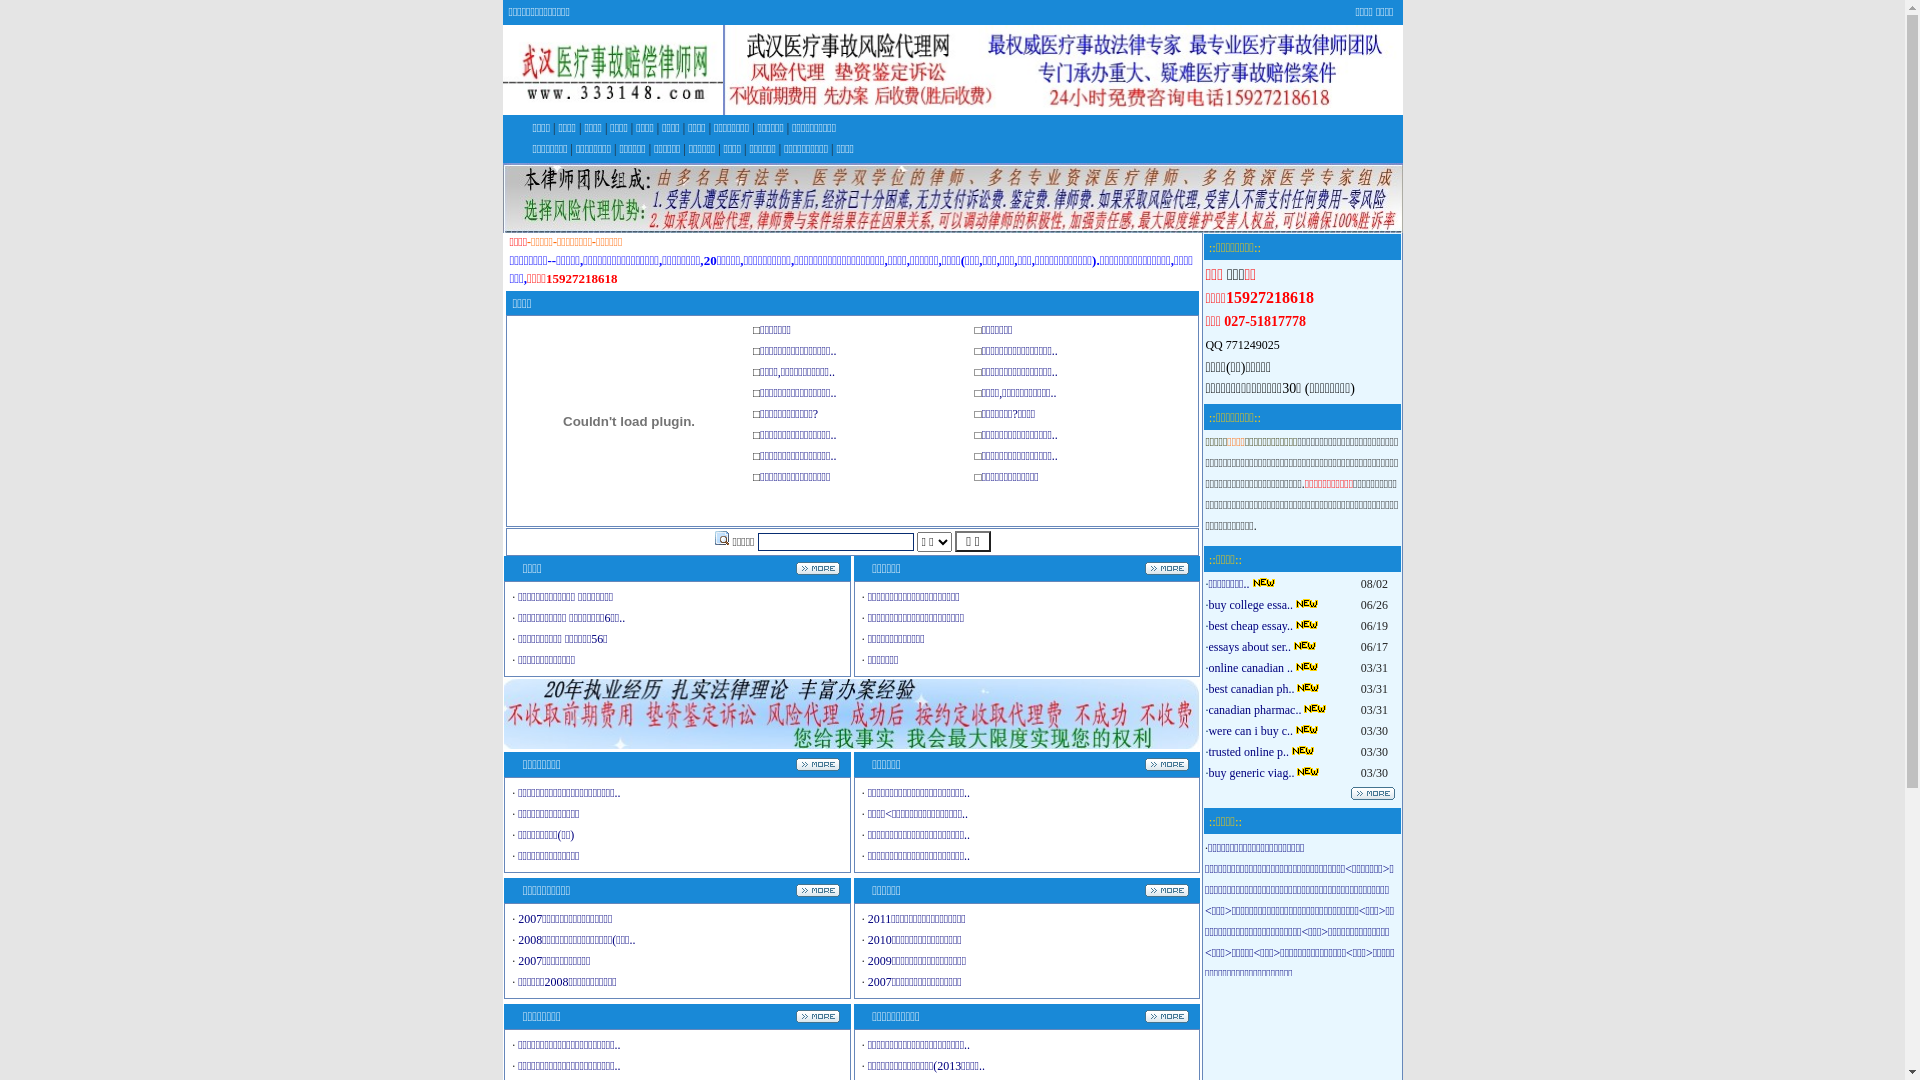  What do you see at coordinates (1247, 752) in the screenshot?
I see `'trusted online p..'` at bounding box center [1247, 752].